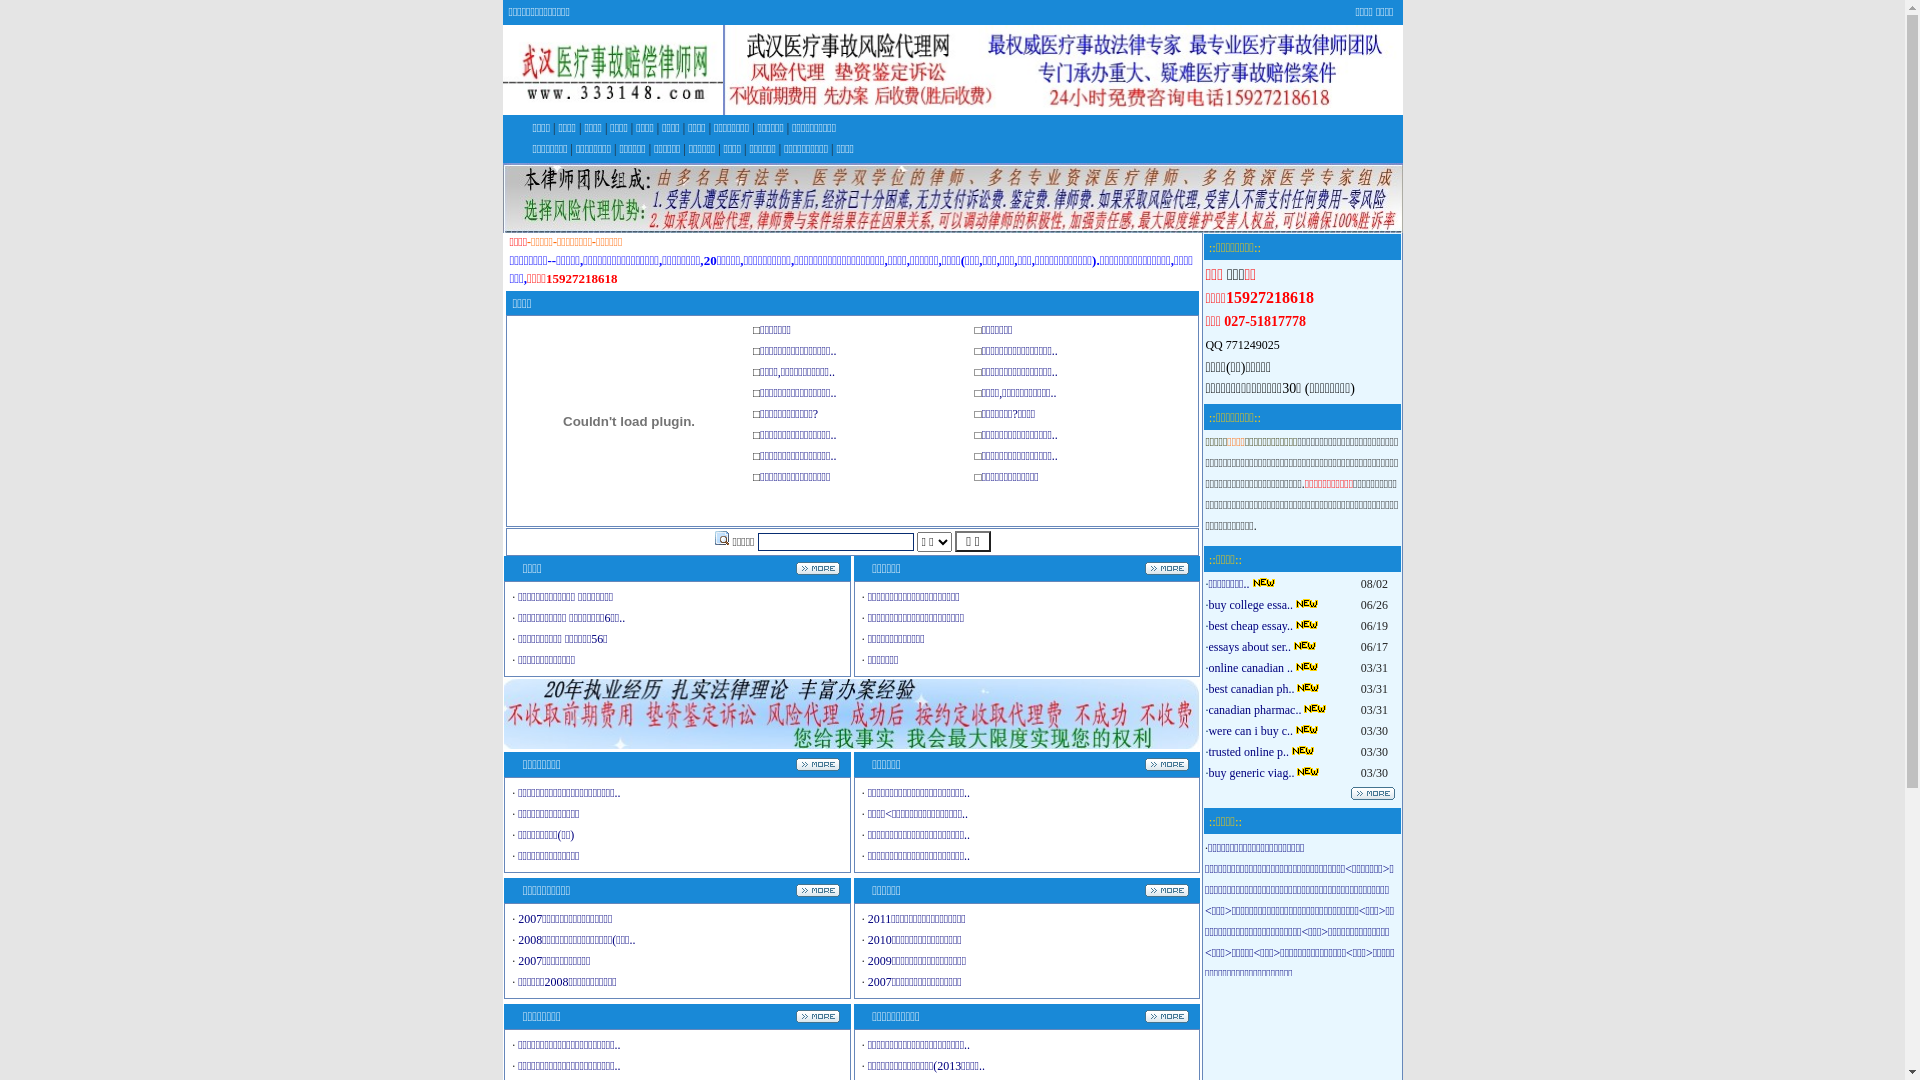  What do you see at coordinates (1247, 752) in the screenshot?
I see `'trusted online p..'` at bounding box center [1247, 752].